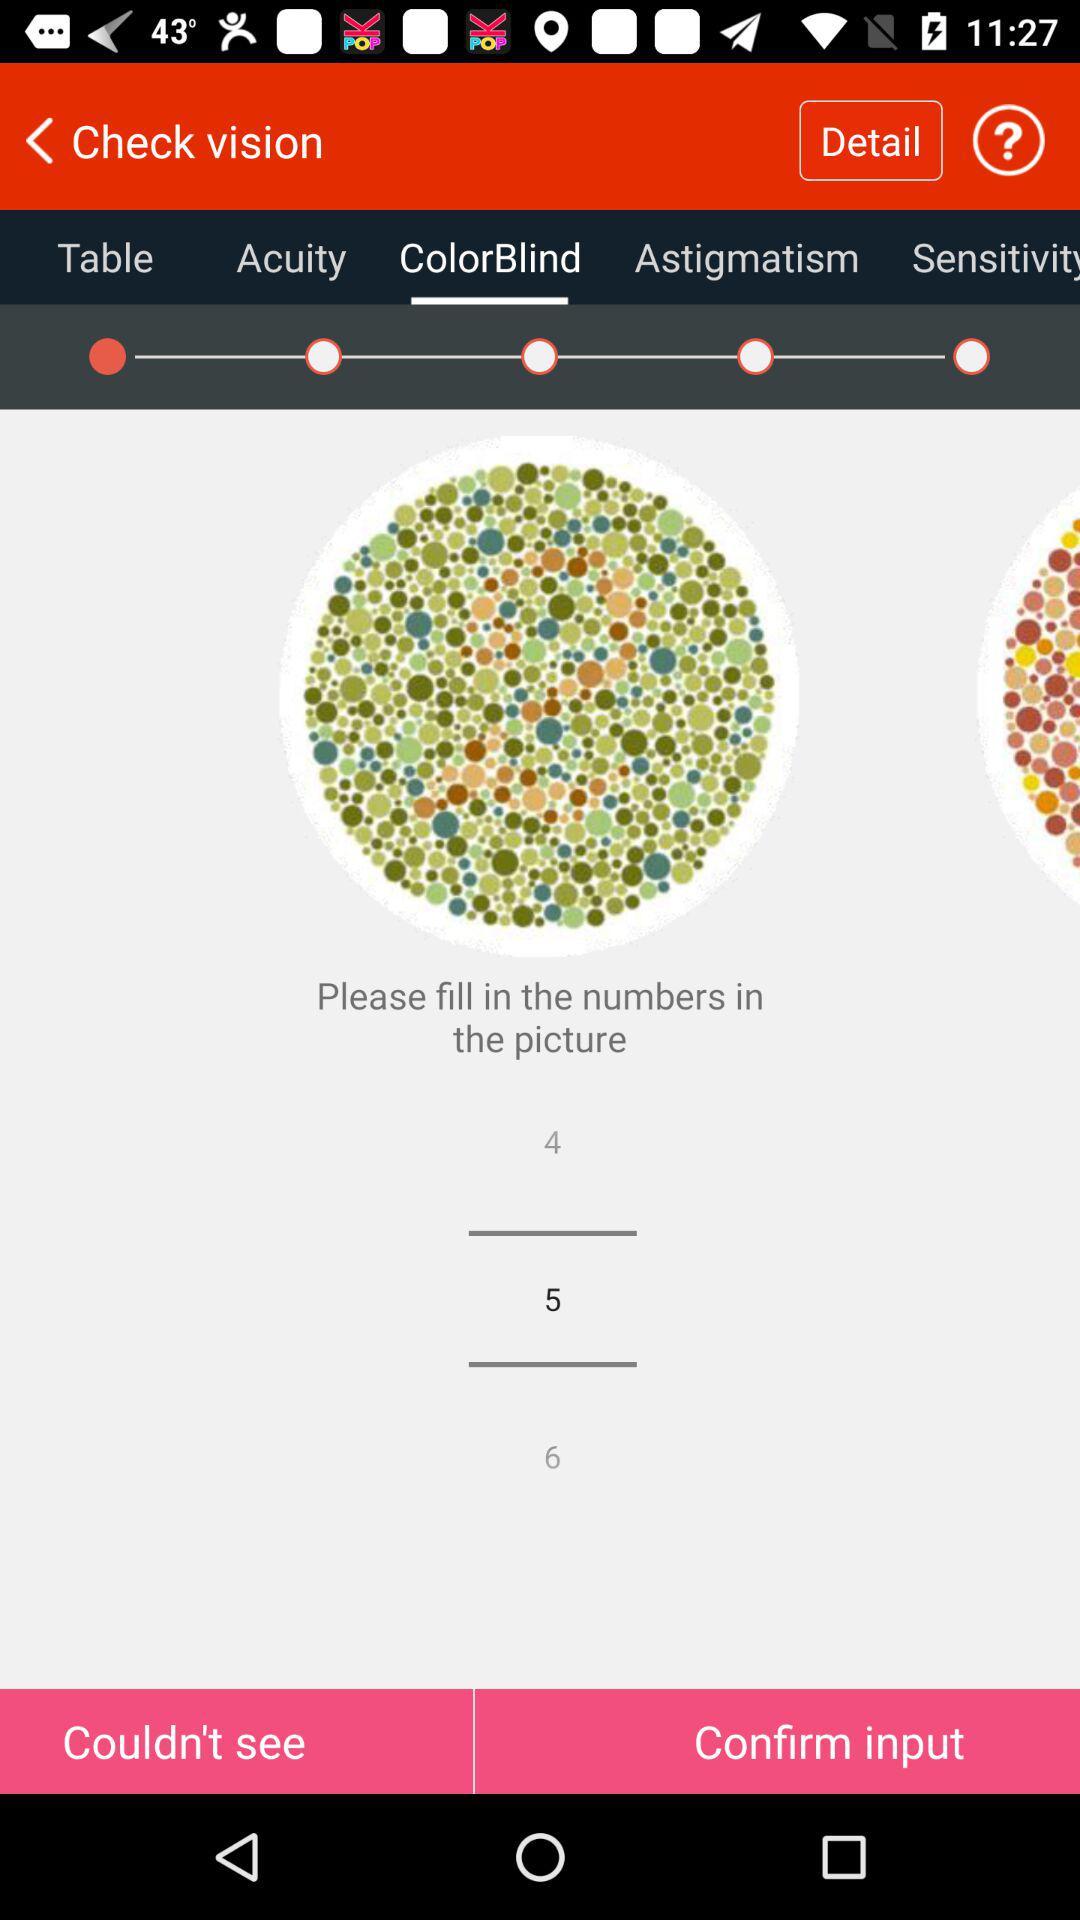 This screenshot has height=1920, width=1080. I want to click on game, so click(1027, 696).